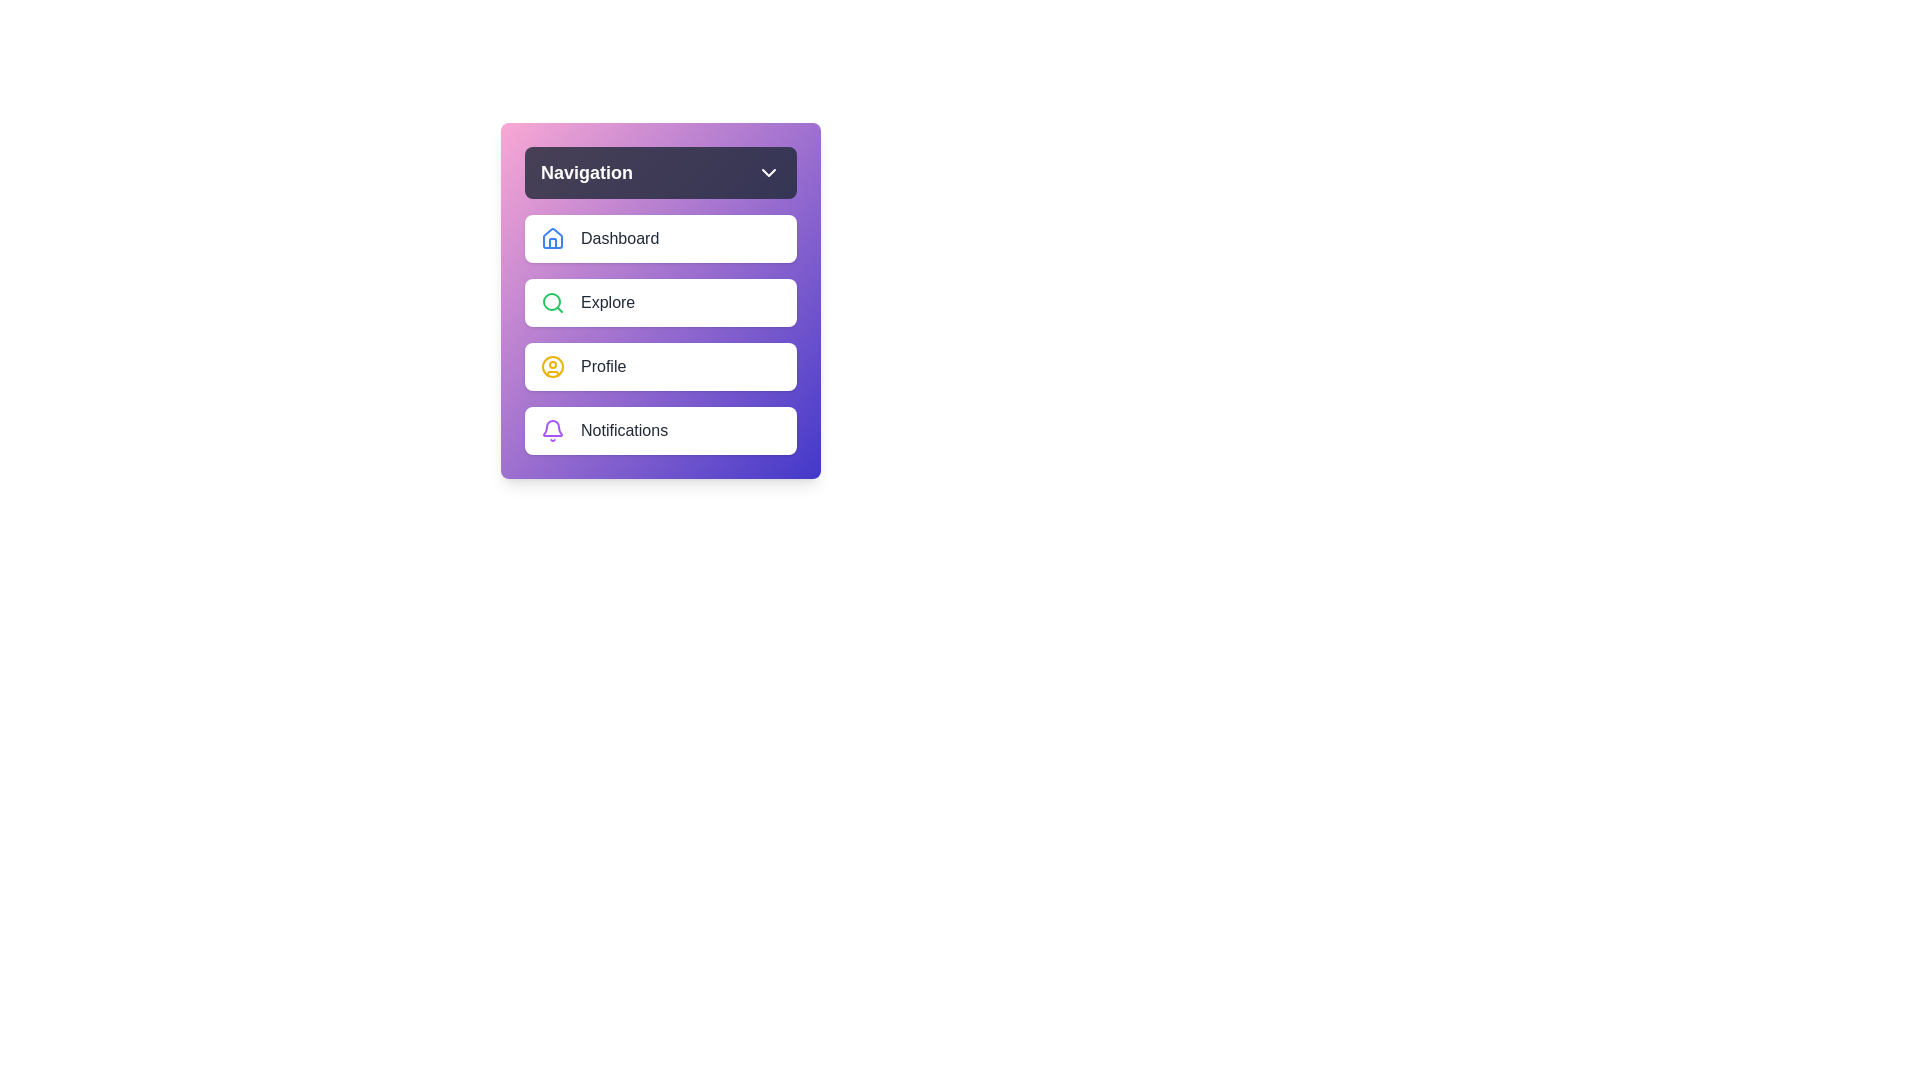 The image size is (1920, 1080). I want to click on the navigation item Notifications from the menu, so click(661, 430).